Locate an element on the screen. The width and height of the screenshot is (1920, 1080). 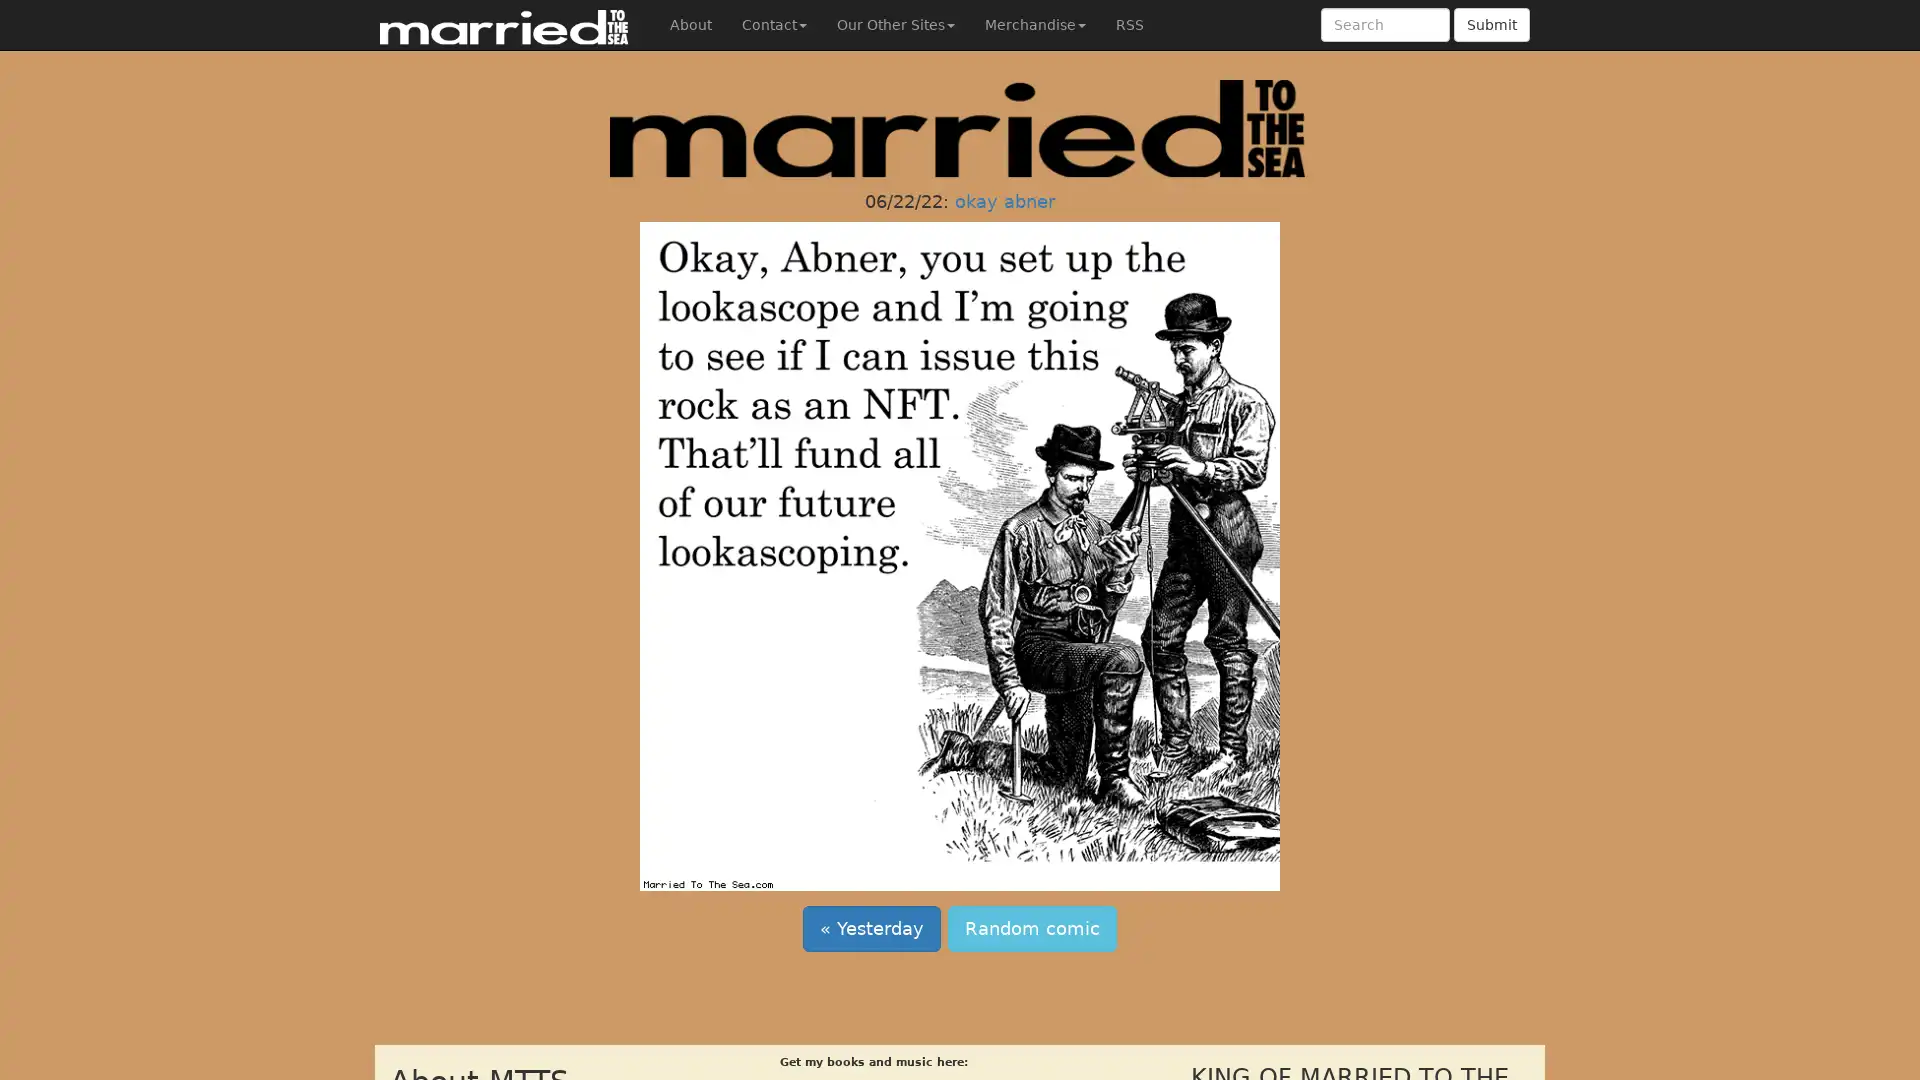
Submit is located at coordinates (1492, 24).